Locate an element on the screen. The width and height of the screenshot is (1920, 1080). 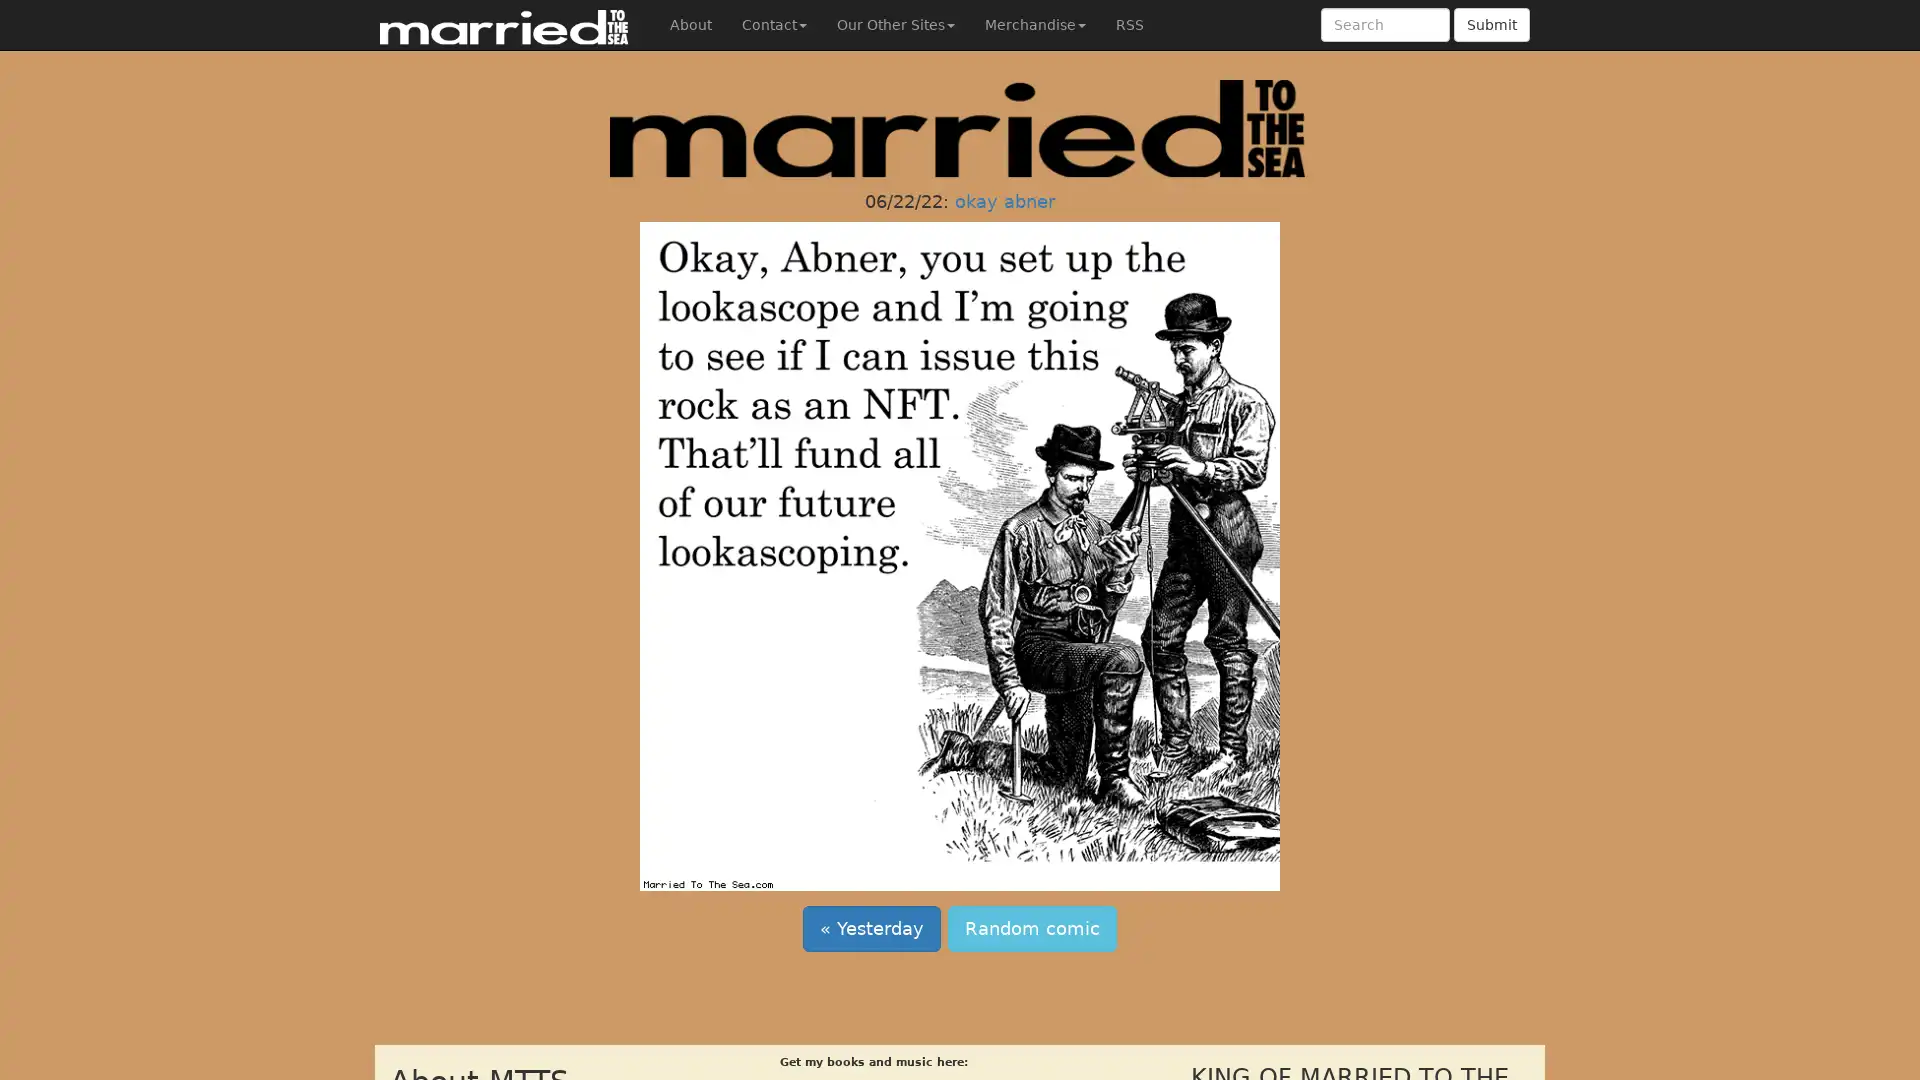
Submit is located at coordinates (1492, 24).